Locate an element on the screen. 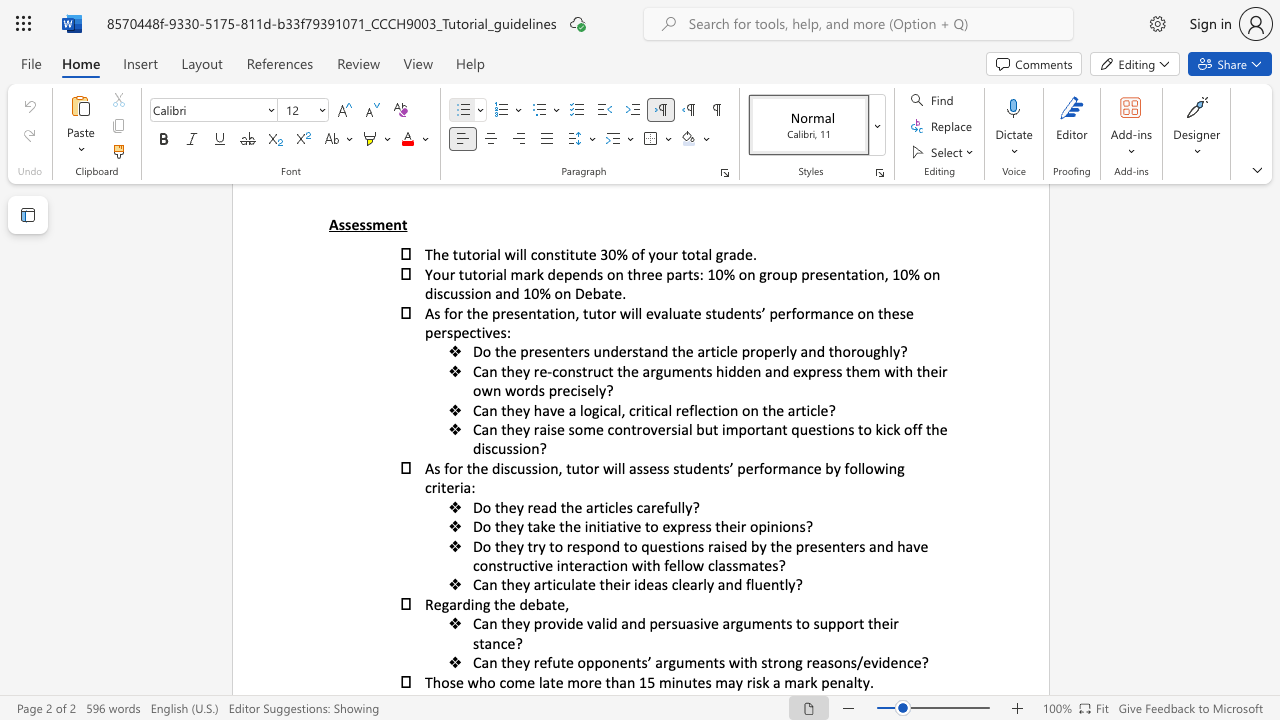 The image size is (1280, 720). the 2th character "i" in the text is located at coordinates (597, 525).